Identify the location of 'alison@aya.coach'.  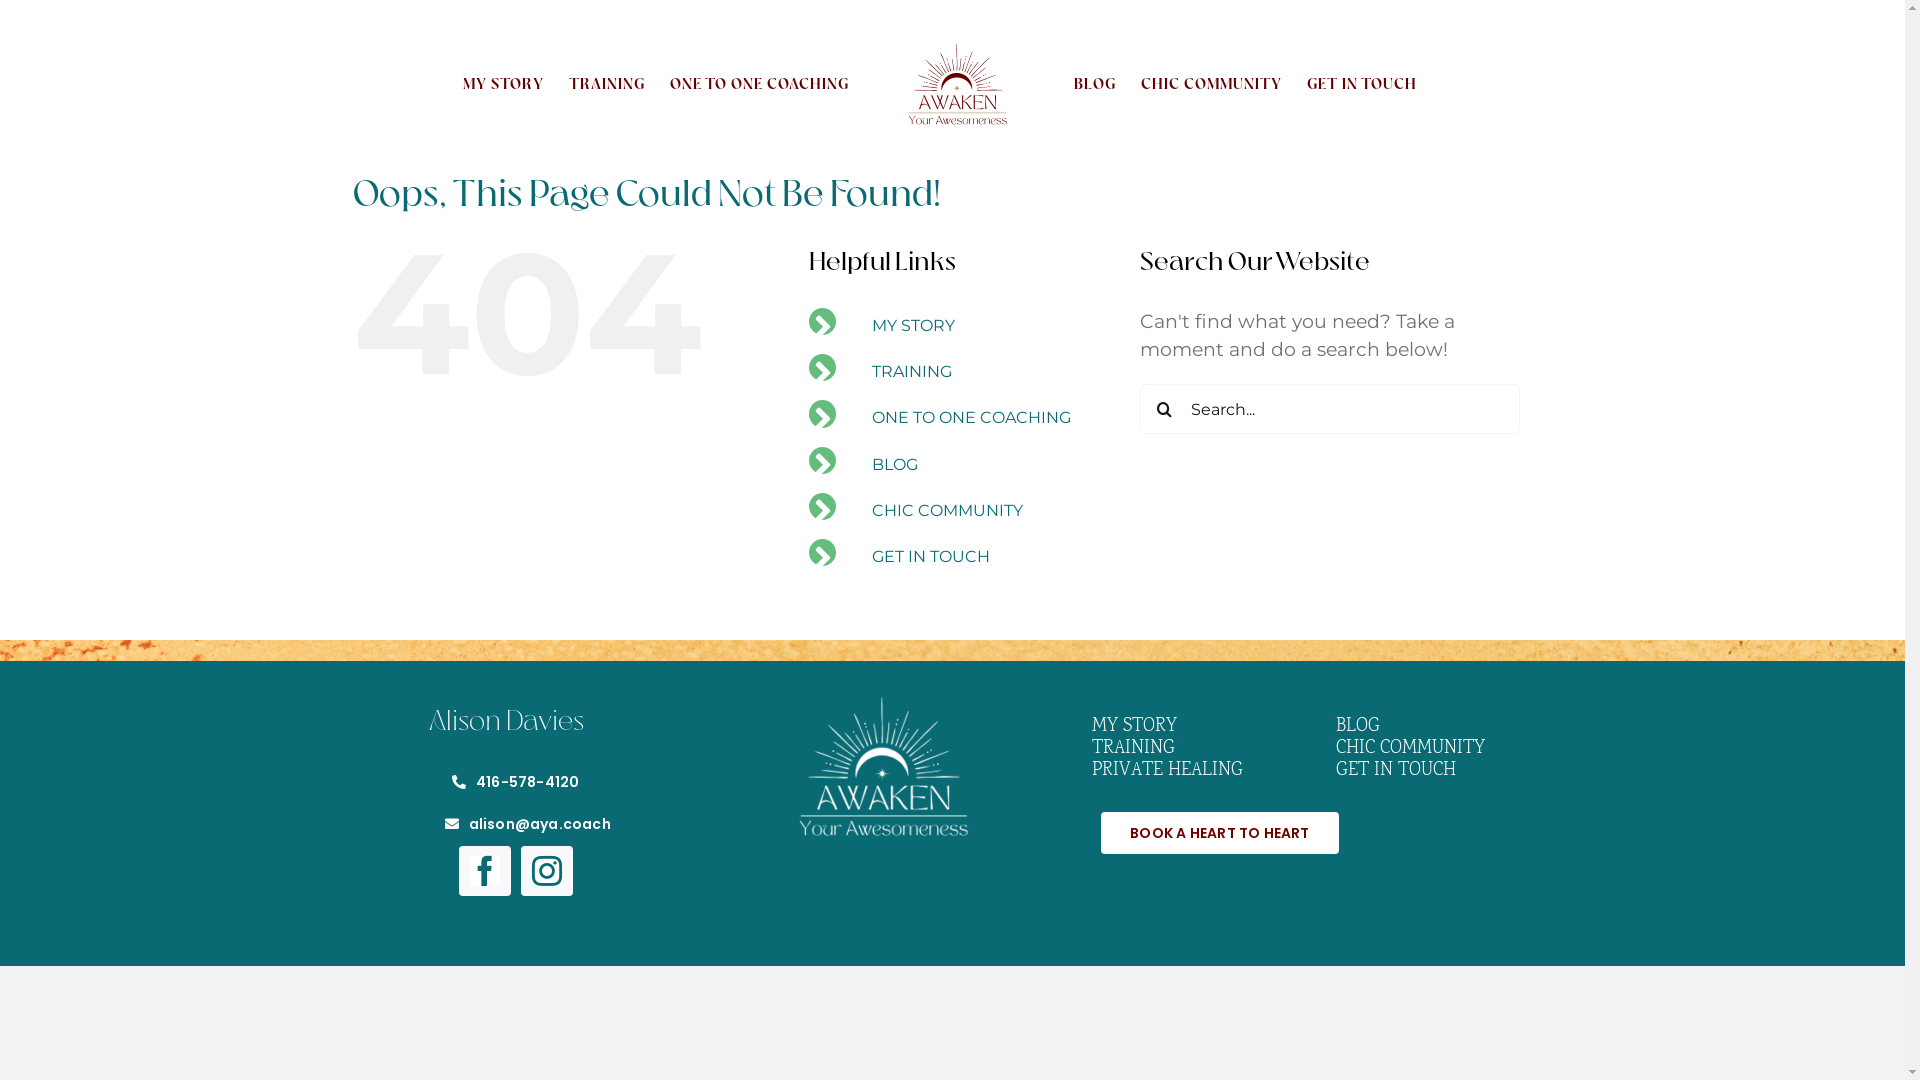
(415, 824).